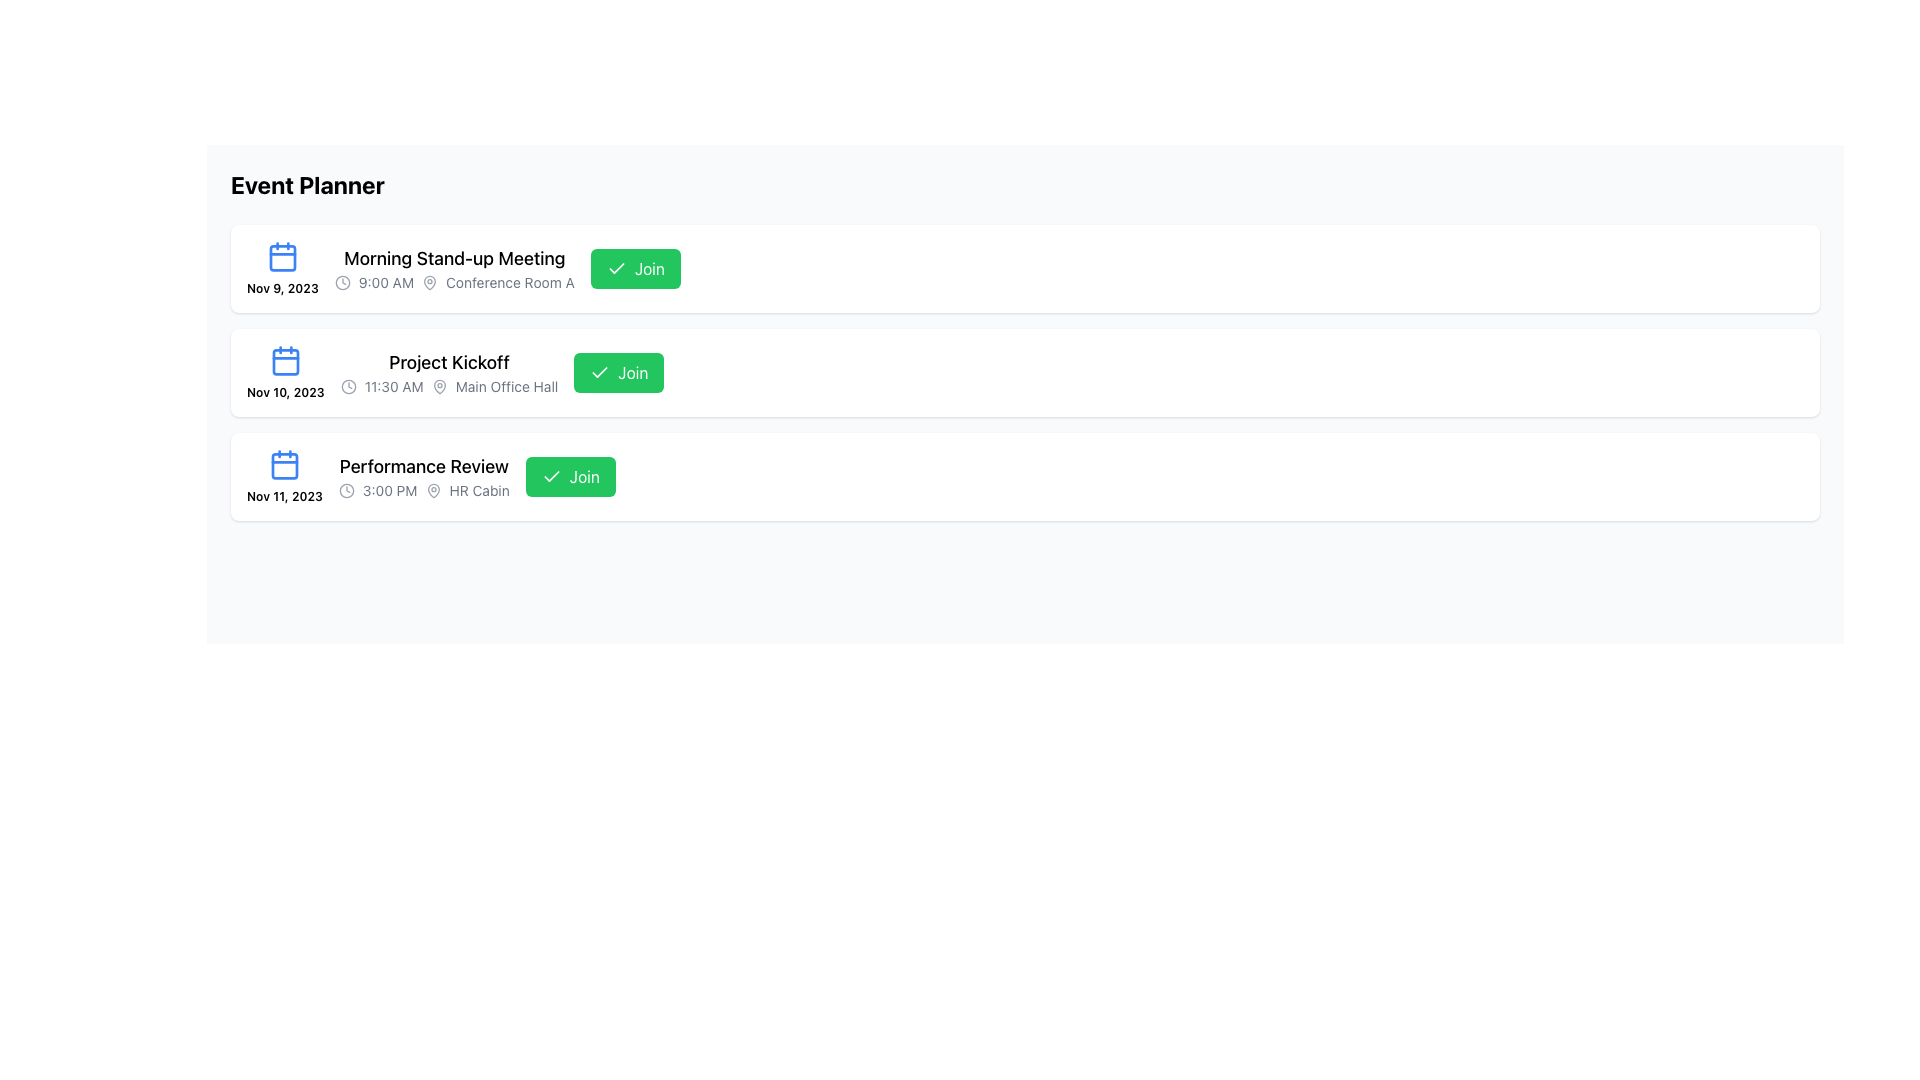  I want to click on the inner rectangular component of the first calendar icon representing the event's date for the 'Morning Stand-up Meeting', so click(281, 257).